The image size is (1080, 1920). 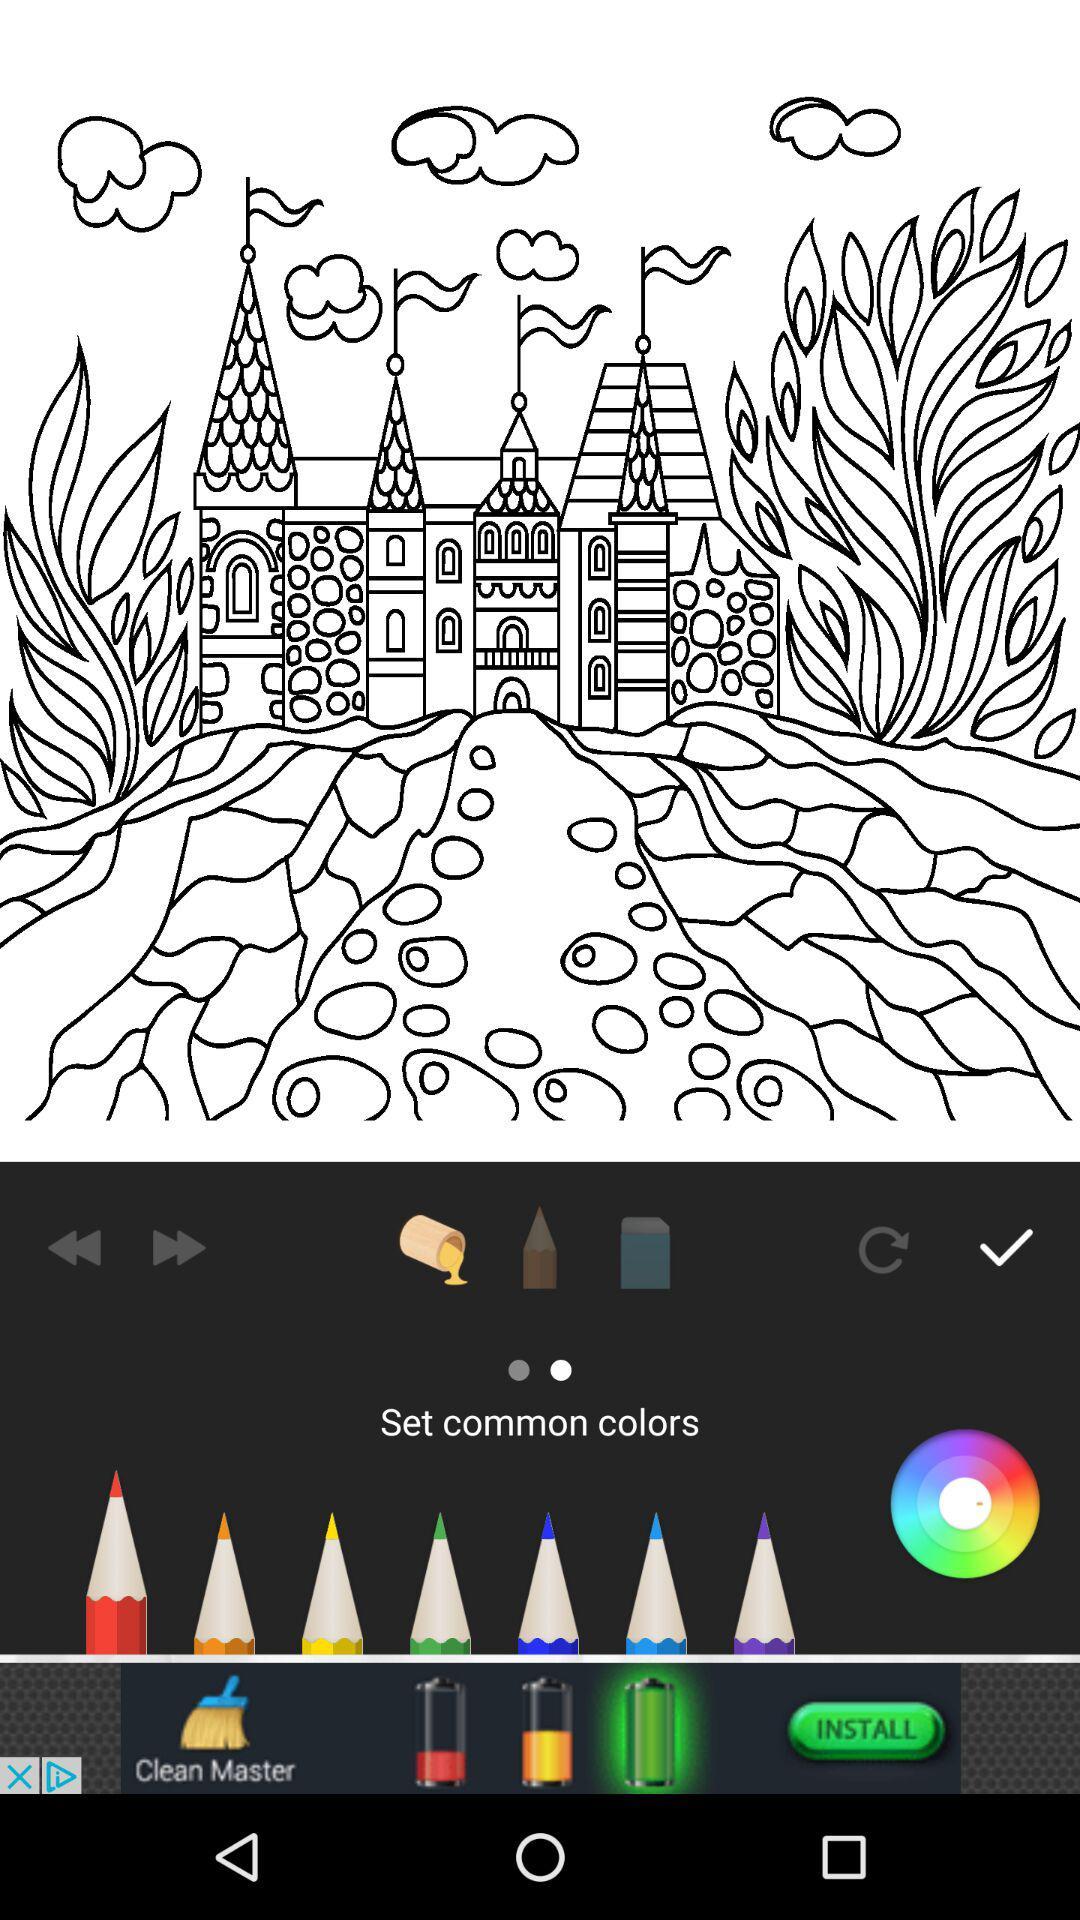 What do you see at coordinates (656, 1592) in the screenshot?
I see `the text blue pencil` at bounding box center [656, 1592].